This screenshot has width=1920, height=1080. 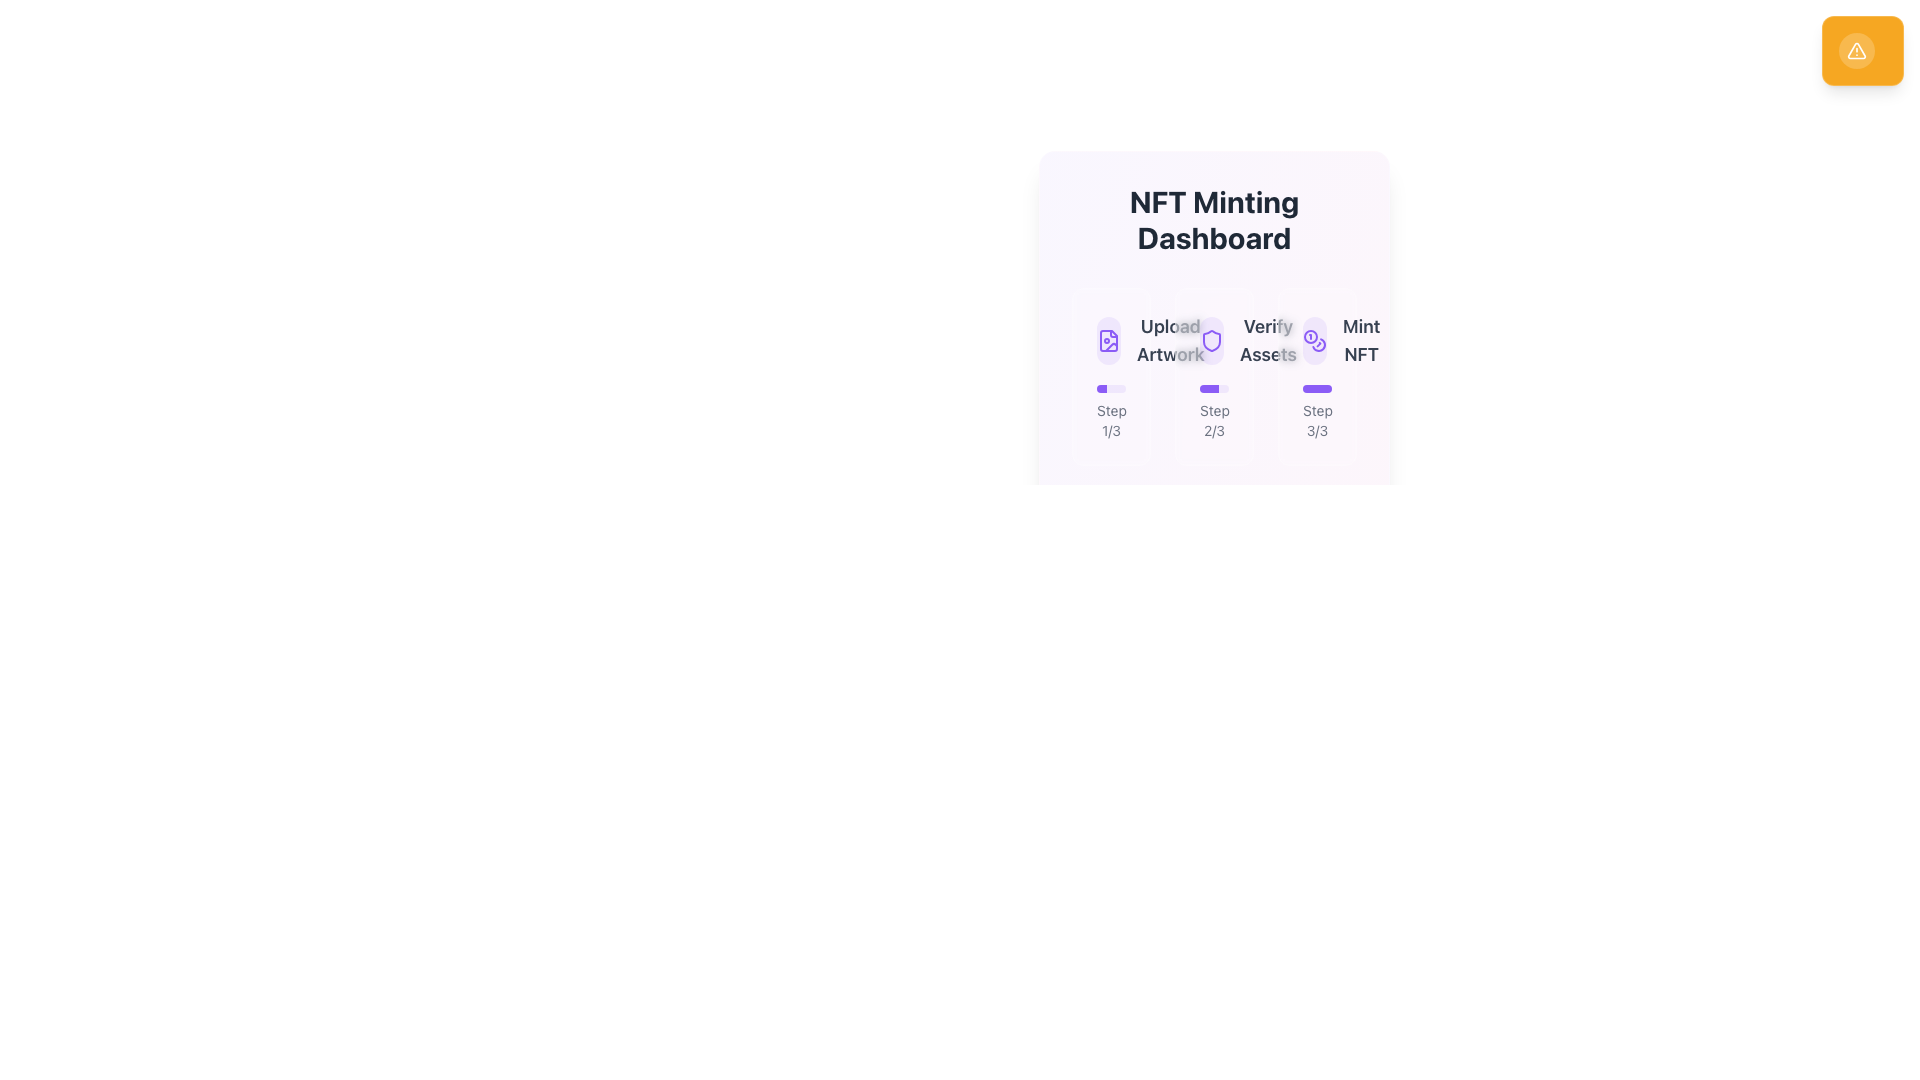 What do you see at coordinates (1317, 411) in the screenshot?
I see `the progress status text indicating that the user is on step 3 of 3 in the Mint NFT process, located at the bottom-center of the card` at bounding box center [1317, 411].